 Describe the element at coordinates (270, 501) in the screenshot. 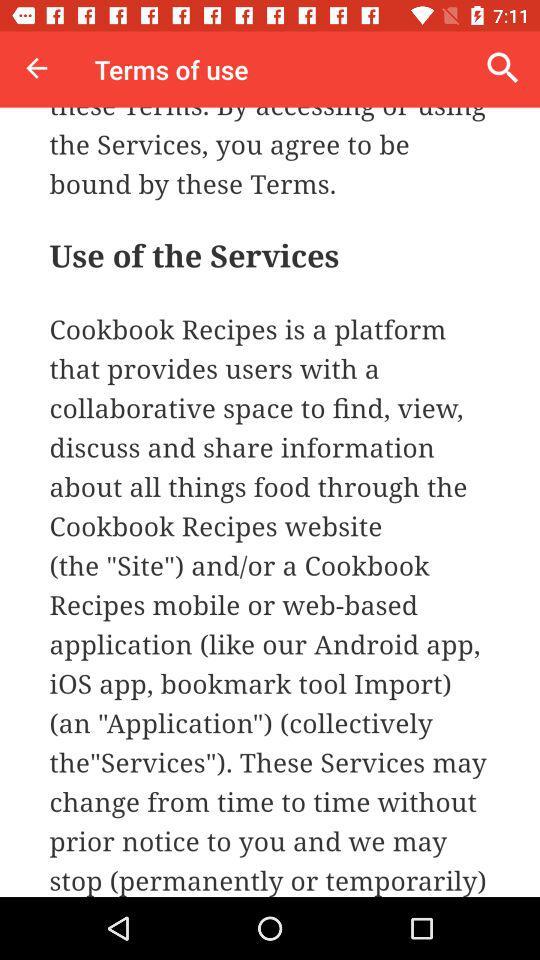

I see `app window` at that location.